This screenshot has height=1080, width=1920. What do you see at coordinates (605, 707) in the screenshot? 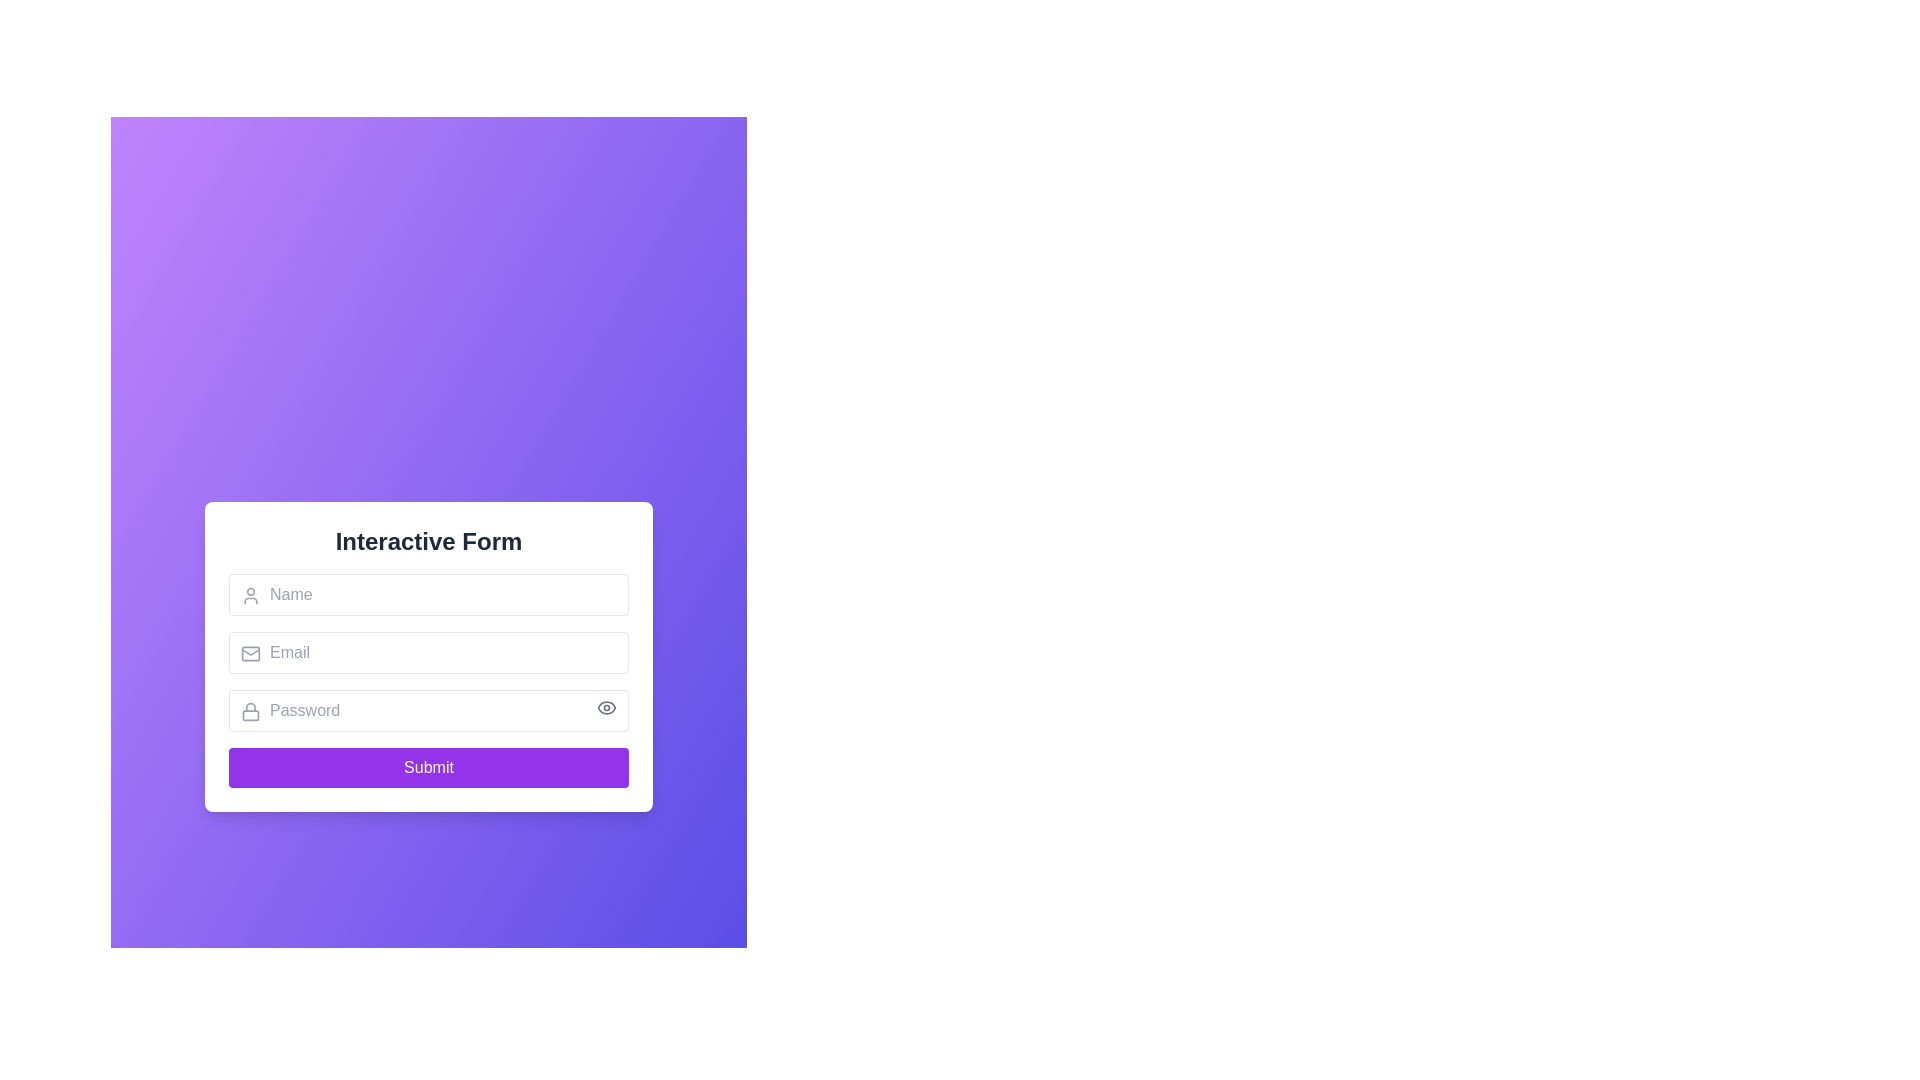
I see `the eye icon button located in the top-right corner of the password input field` at bounding box center [605, 707].